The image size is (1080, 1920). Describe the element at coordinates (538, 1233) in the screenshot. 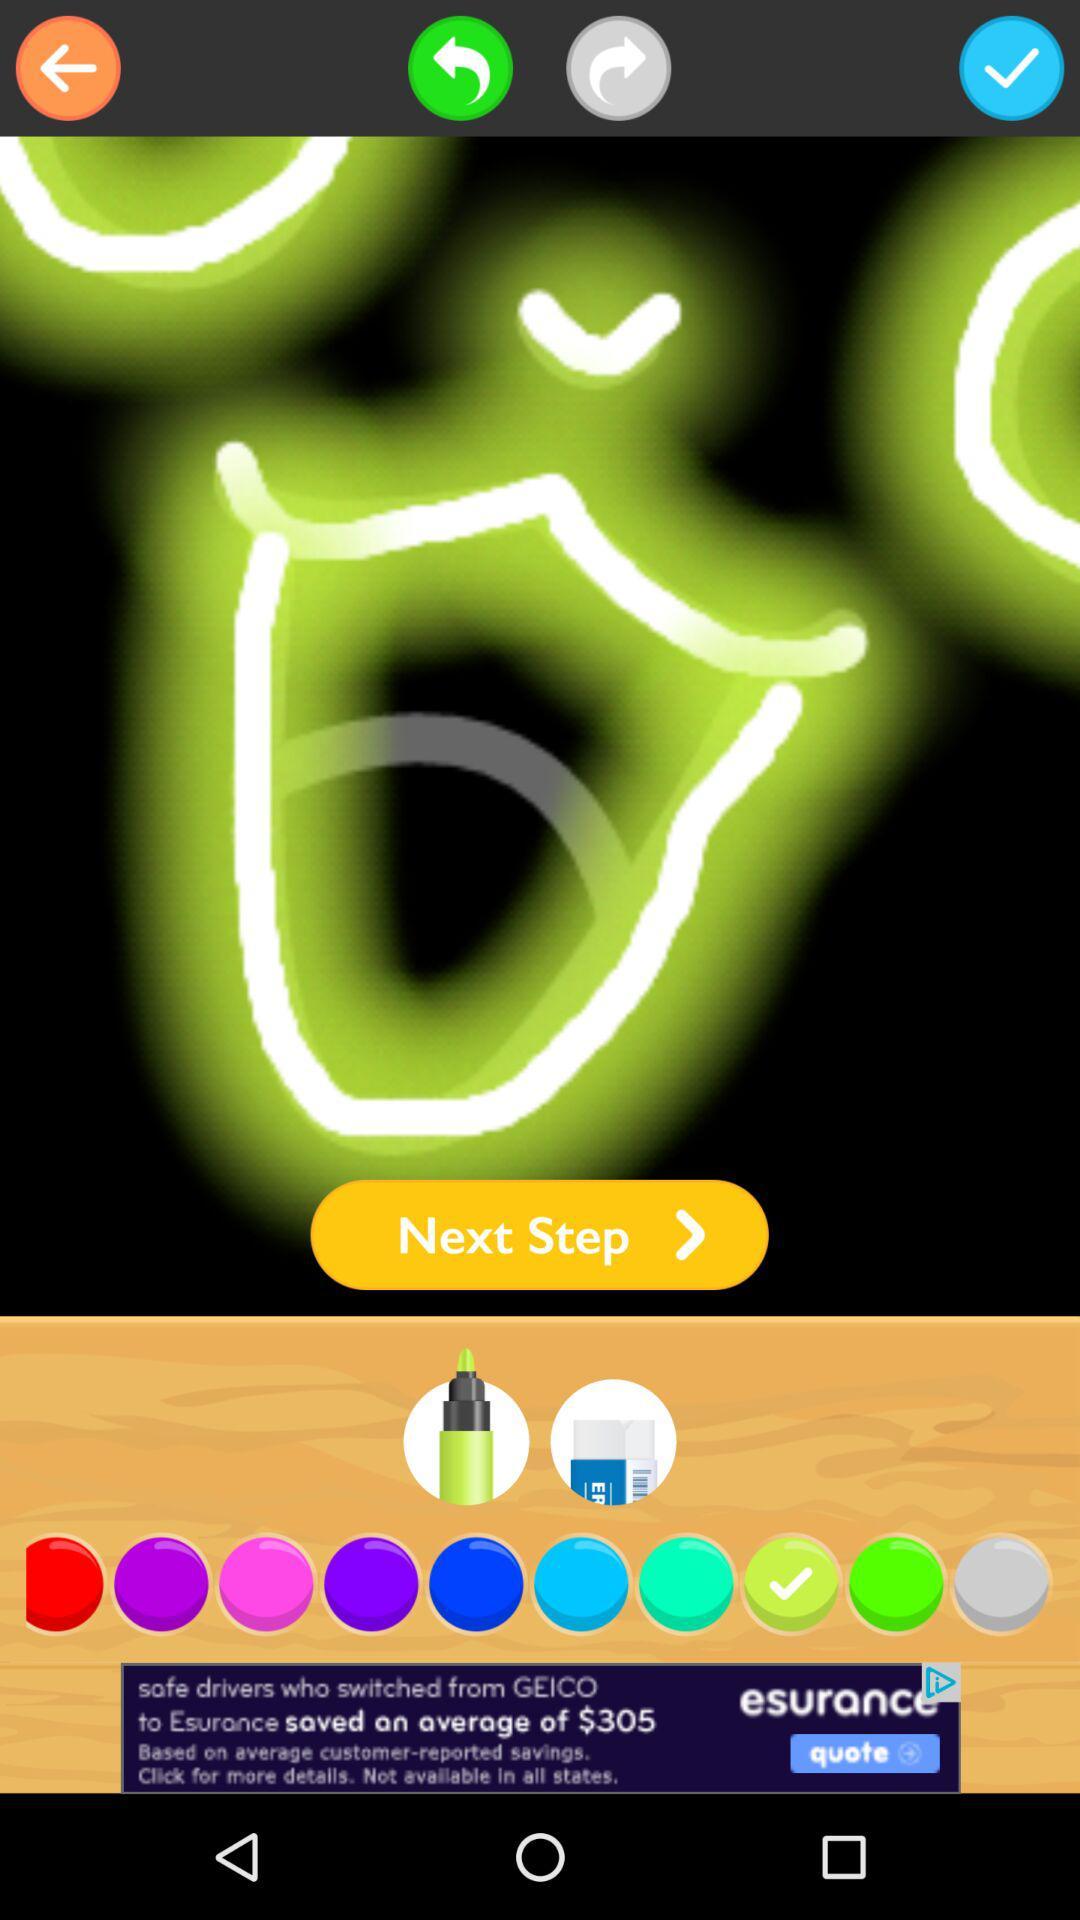

I see `the next step` at that location.